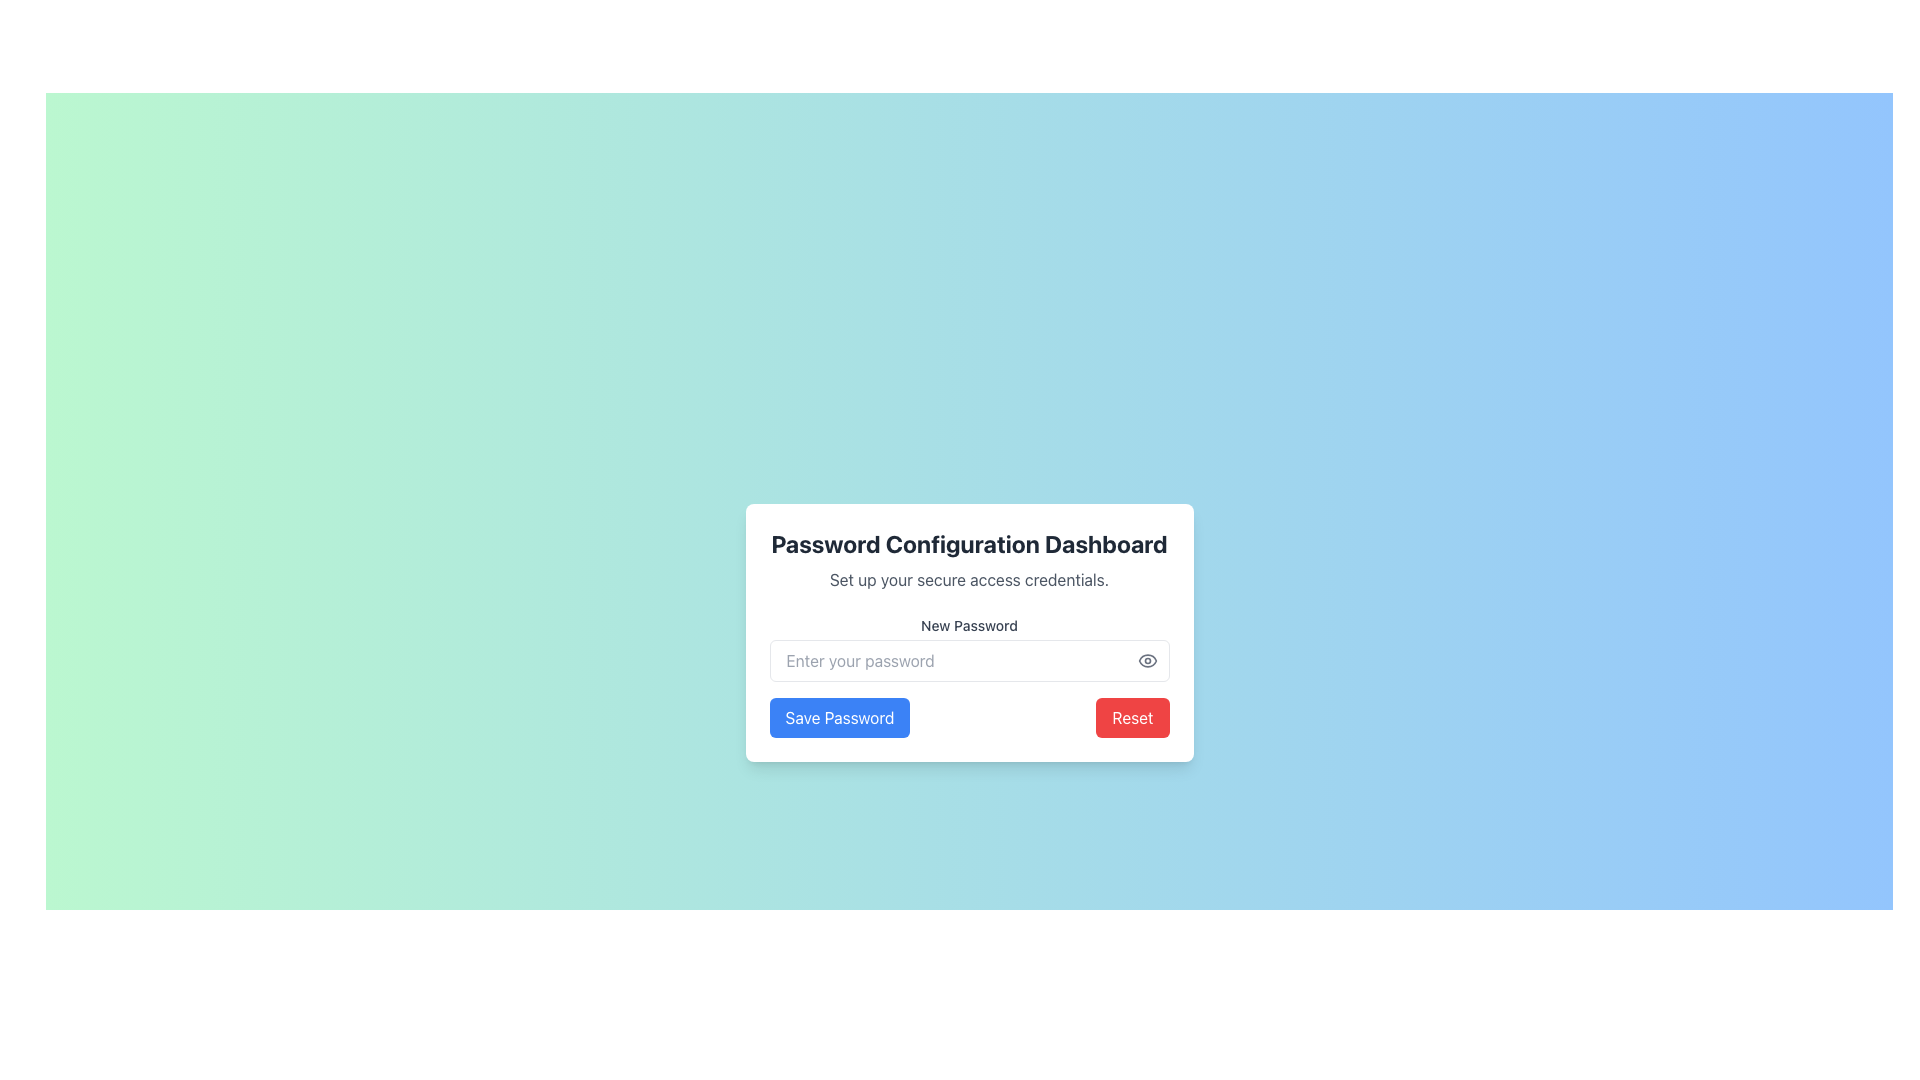 Image resolution: width=1920 pixels, height=1080 pixels. I want to click on the eye-shaped icon for toggling visibility, located to the right of the password field, so click(1153, 660).